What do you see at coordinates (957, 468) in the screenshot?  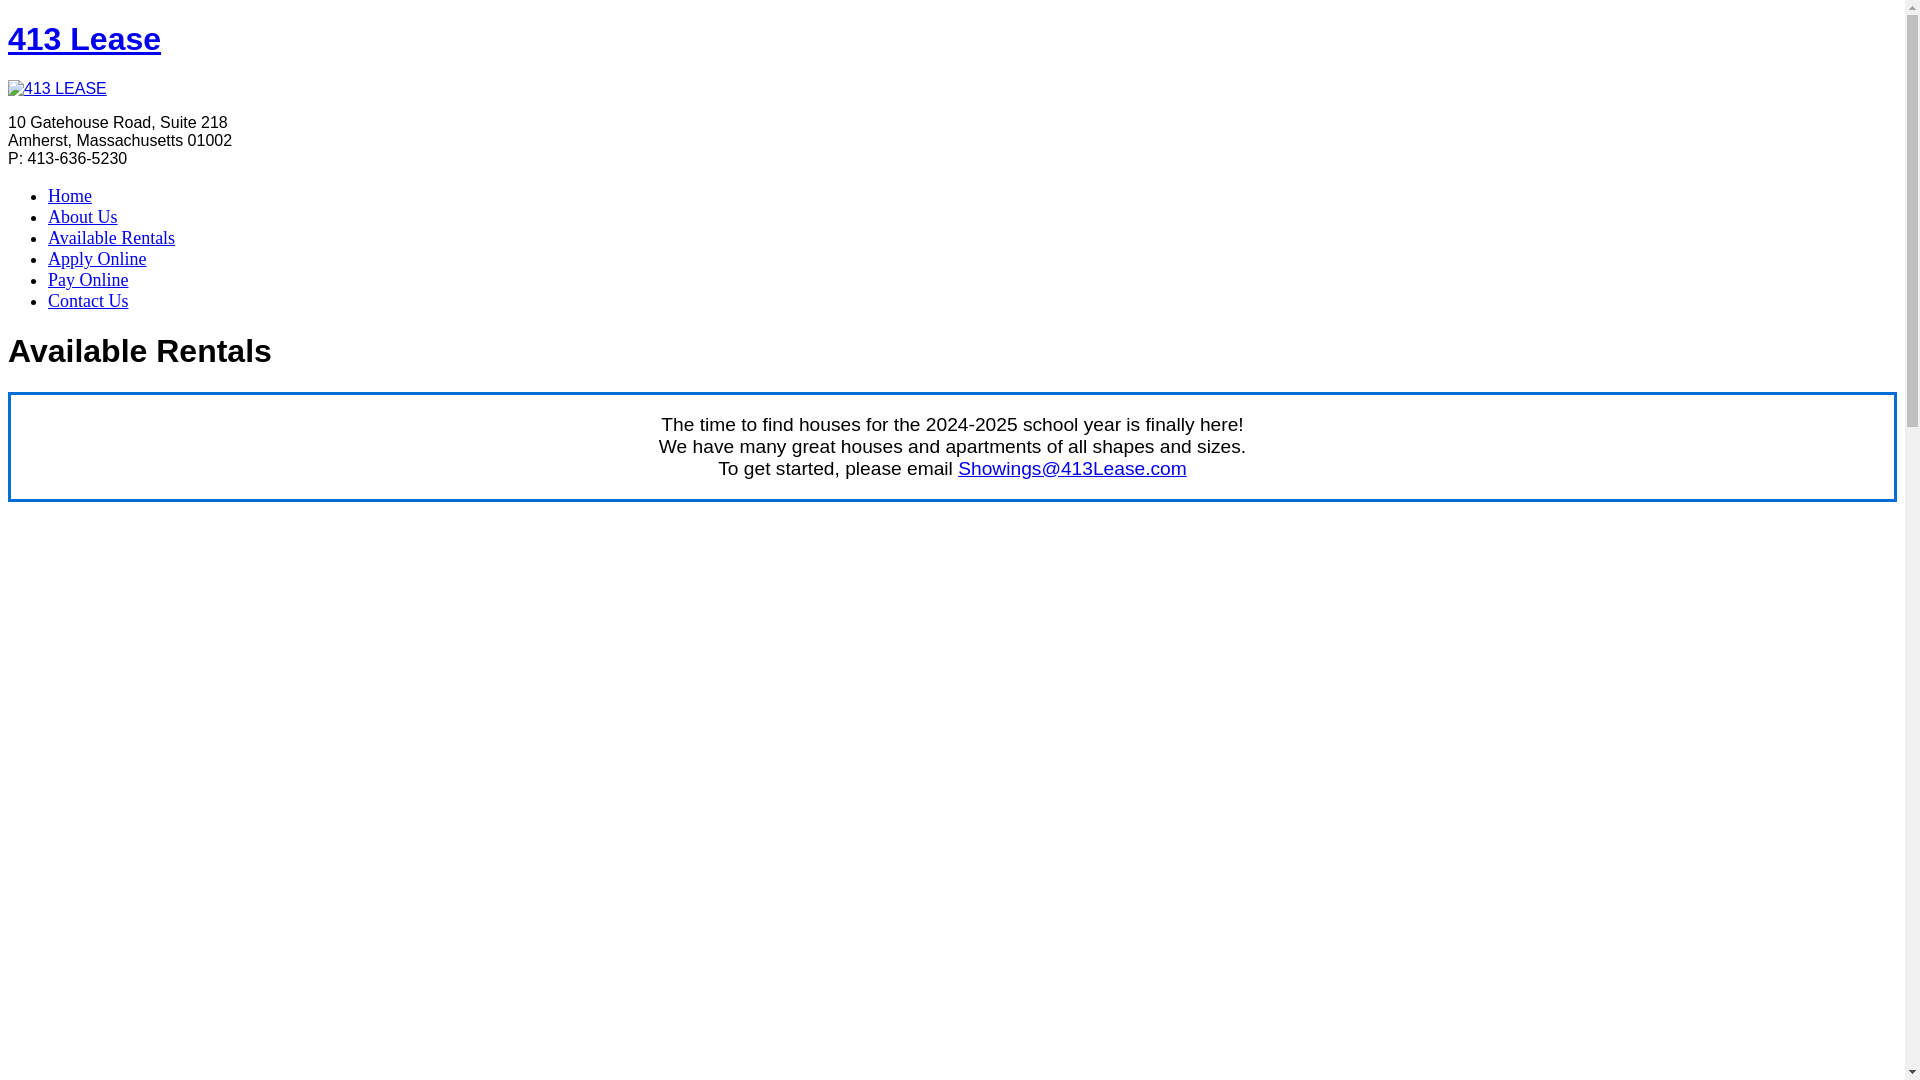 I see `'Showings@413Lease.com'` at bounding box center [957, 468].